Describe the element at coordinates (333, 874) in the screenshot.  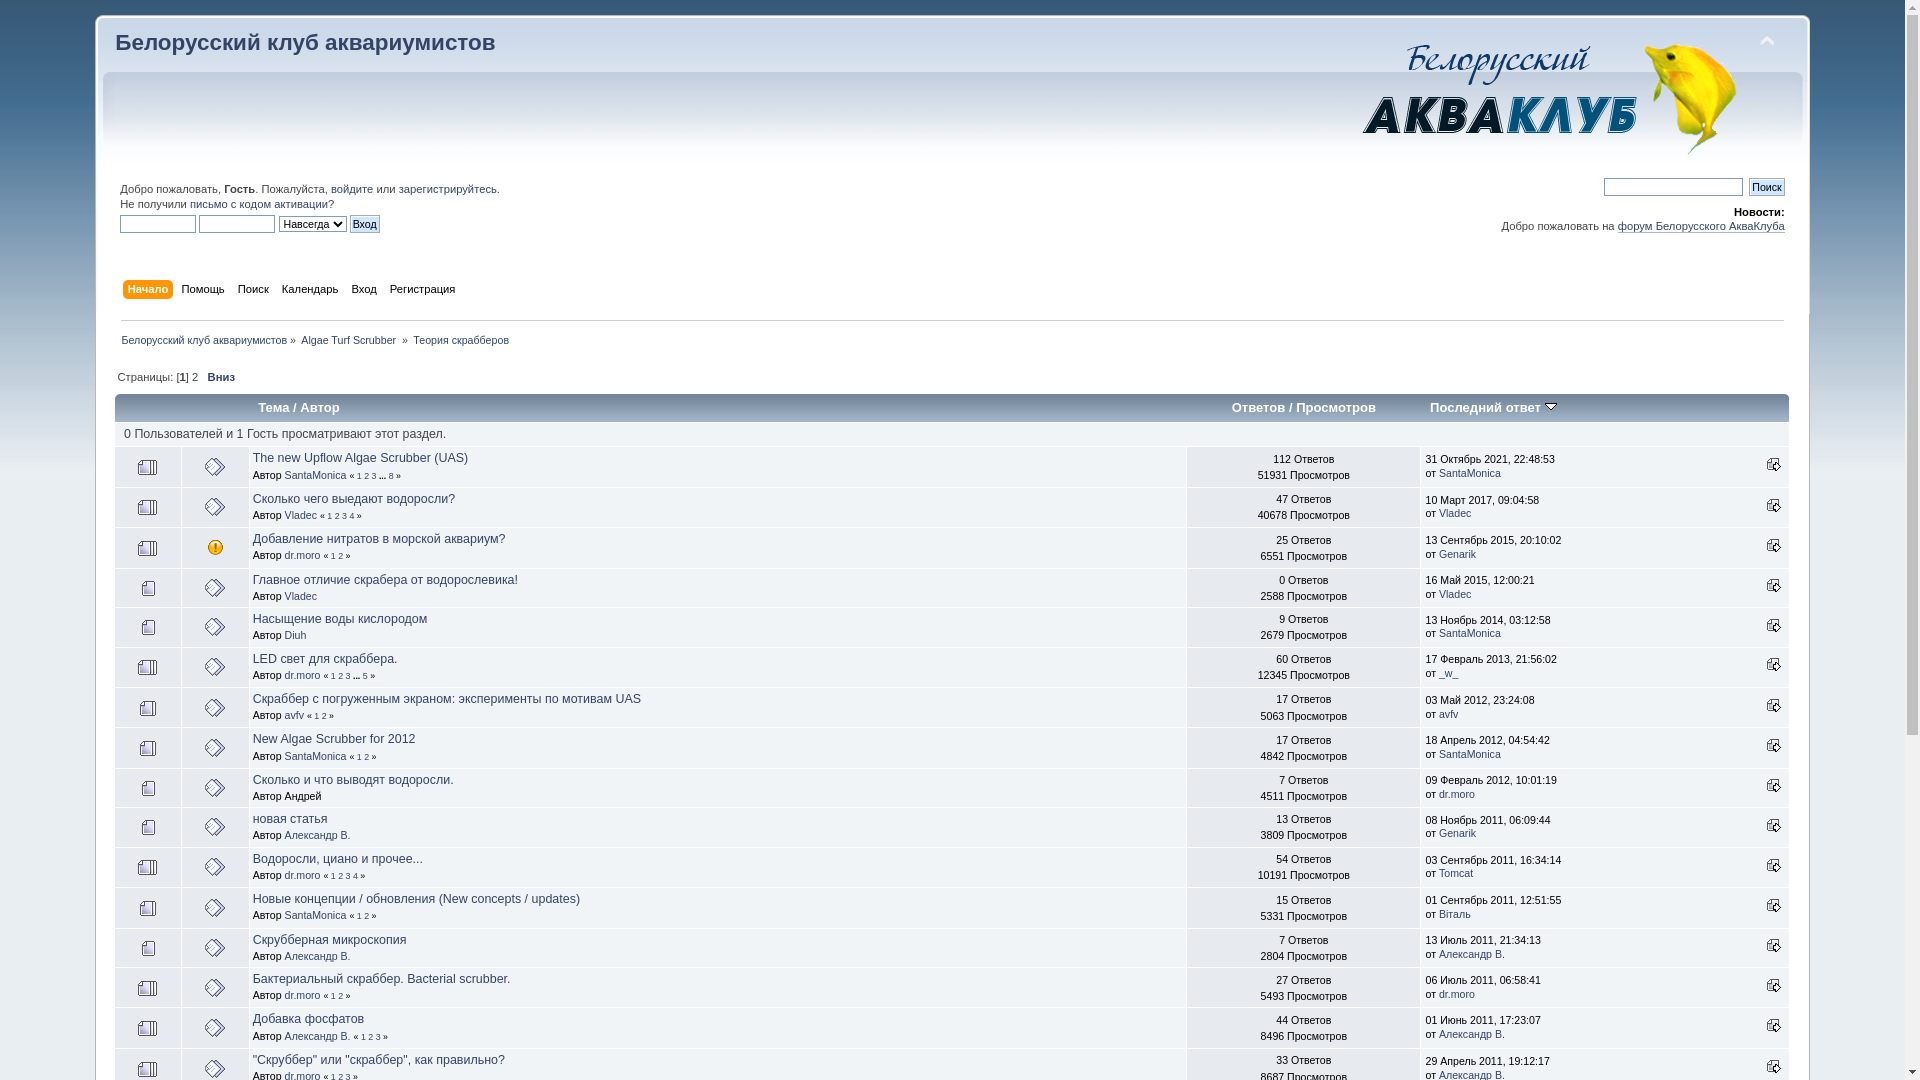
I see `'1'` at that location.